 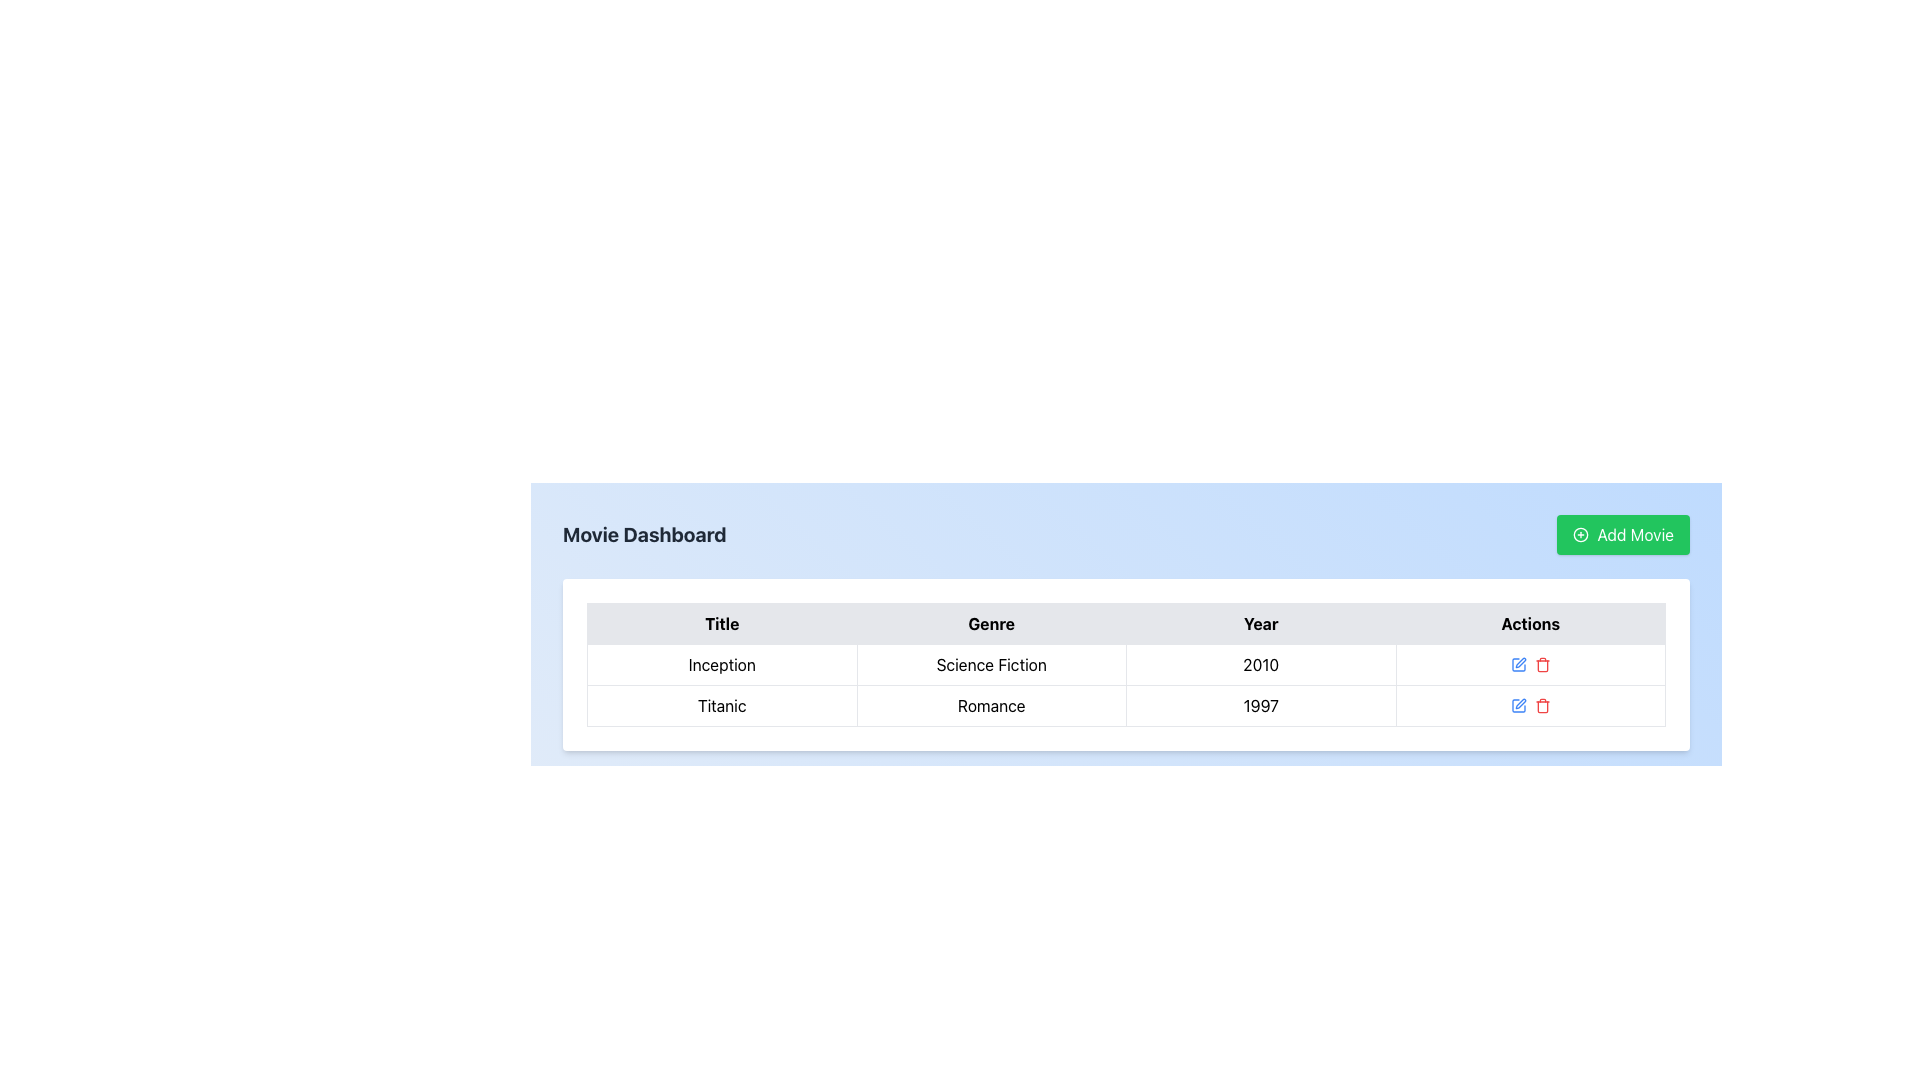 What do you see at coordinates (1126, 684) in the screenshot?
I see `the table row containing details for 'Inception' and 'Titanic'` at bounding box center [1126, 684].